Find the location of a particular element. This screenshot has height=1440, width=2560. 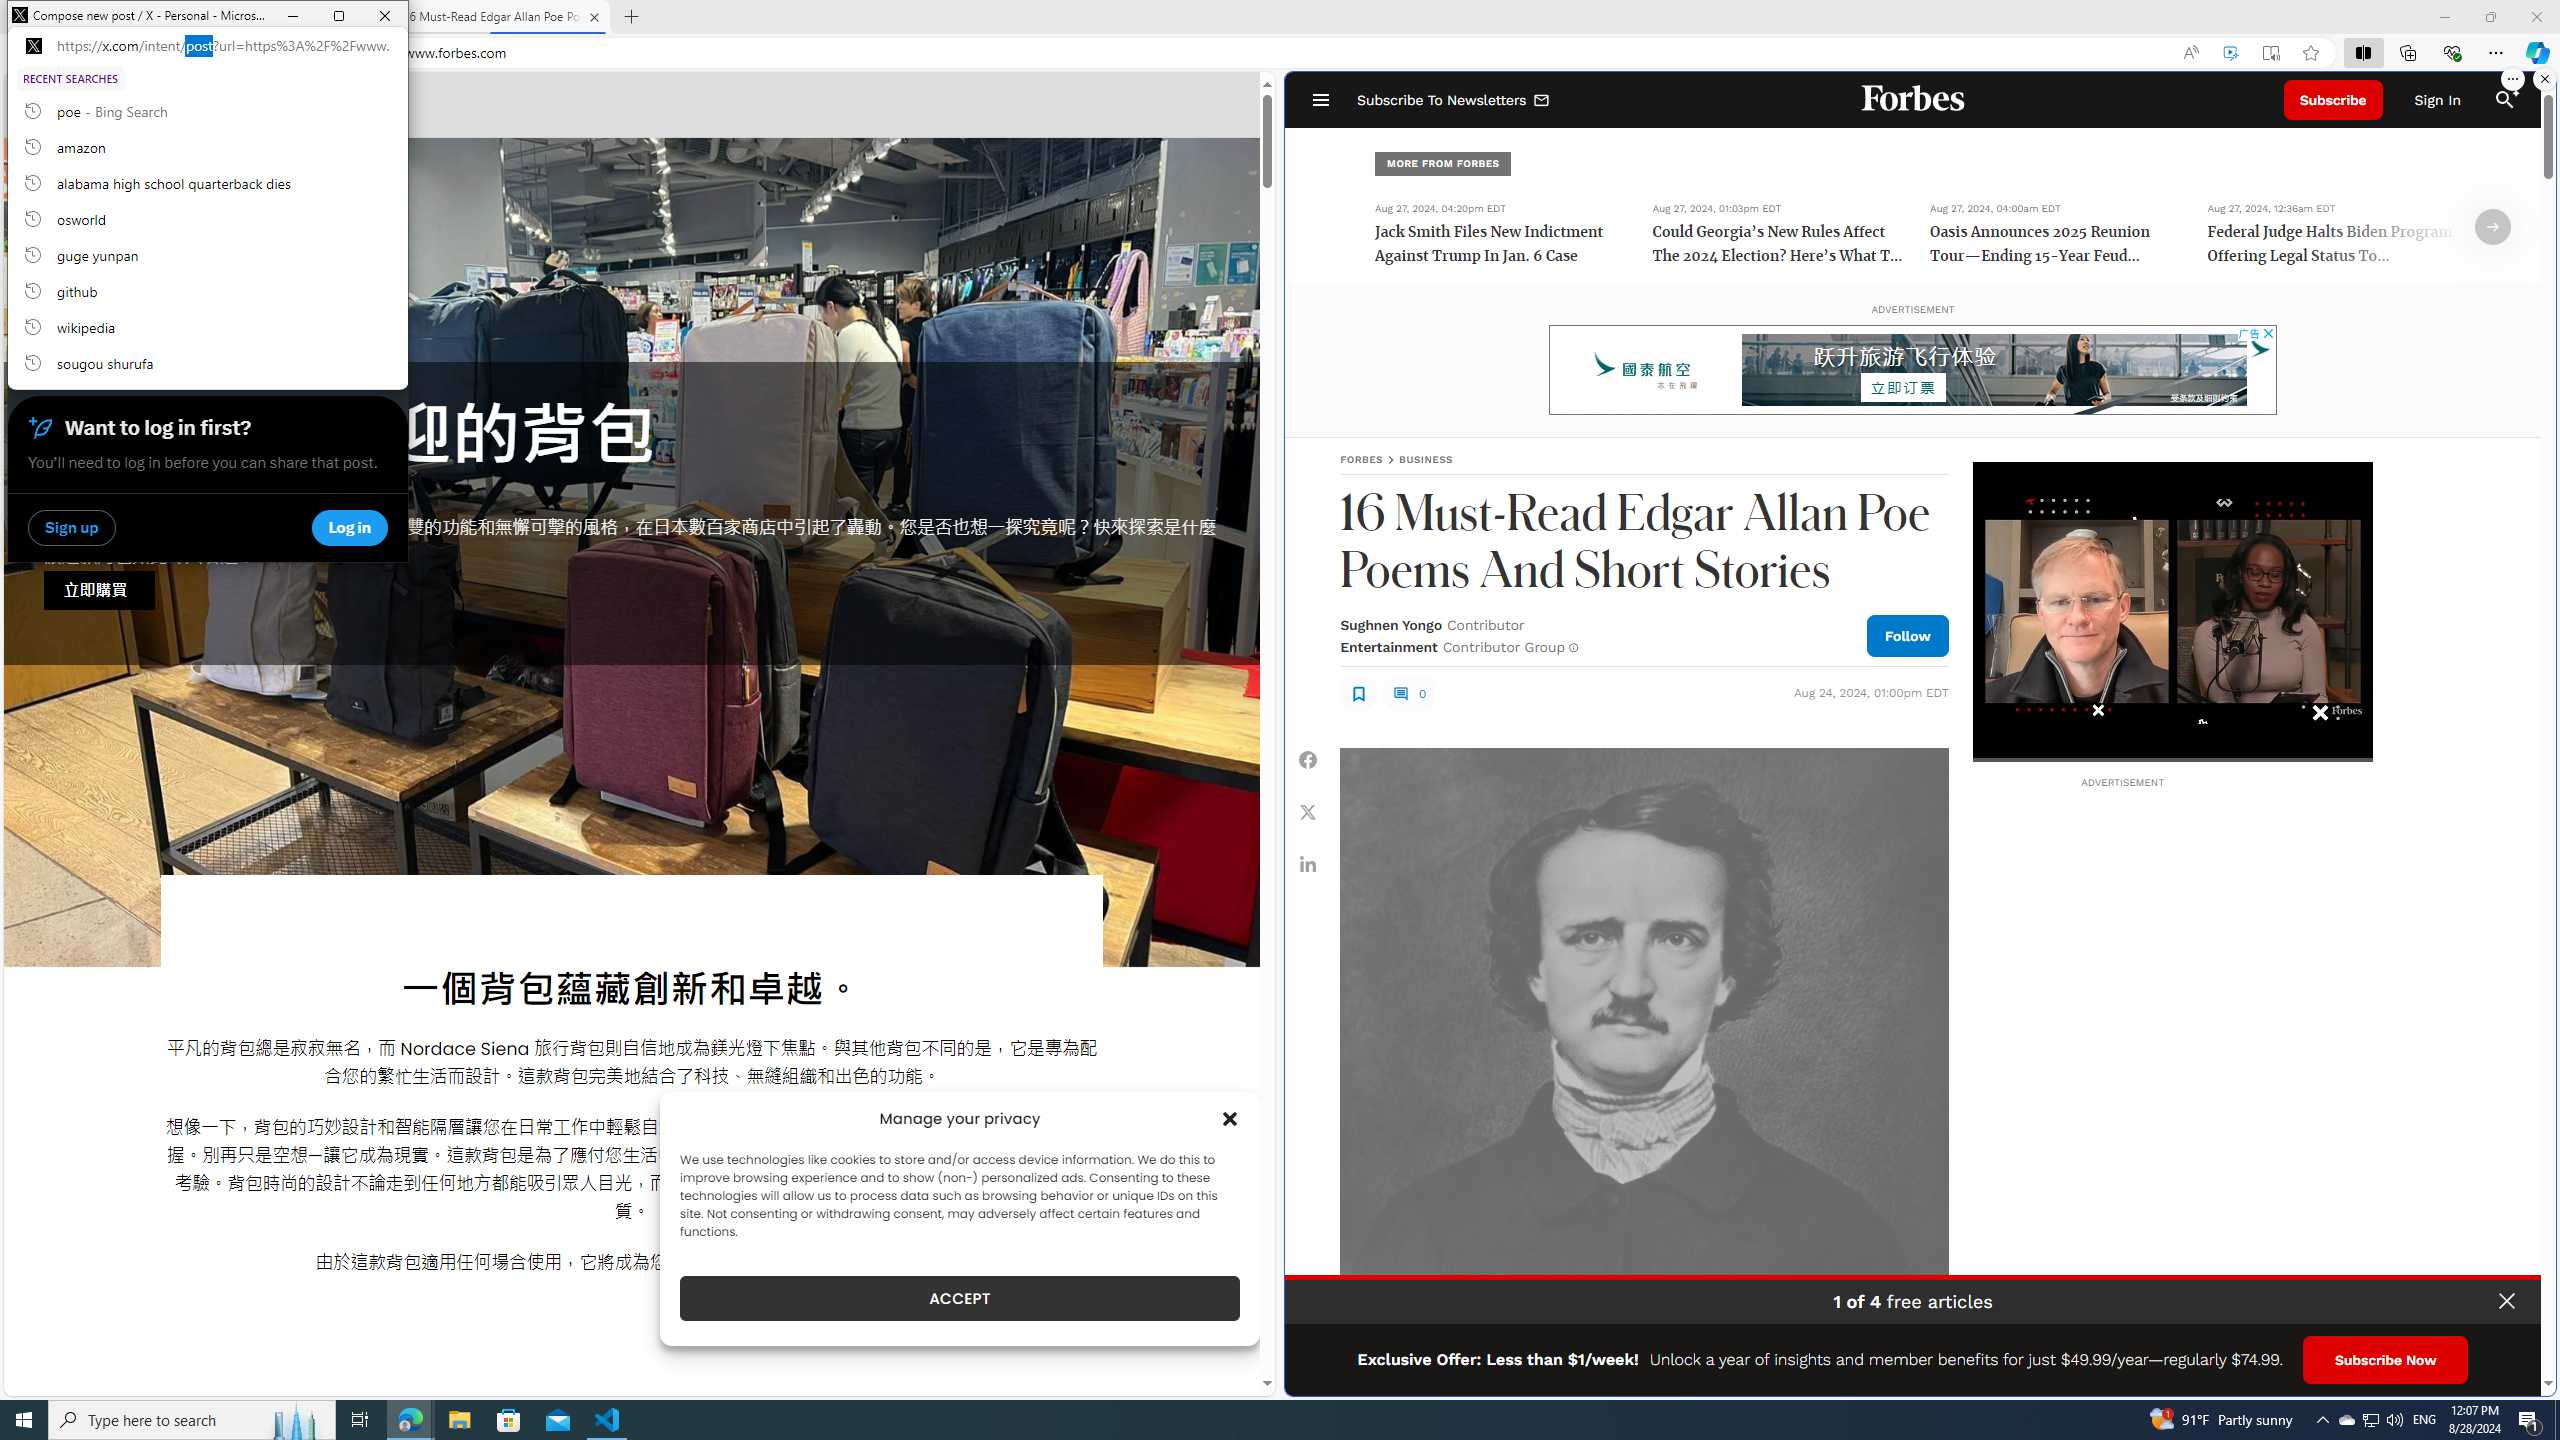

'Microsoft Store' is located at coordinates (509, 1418).